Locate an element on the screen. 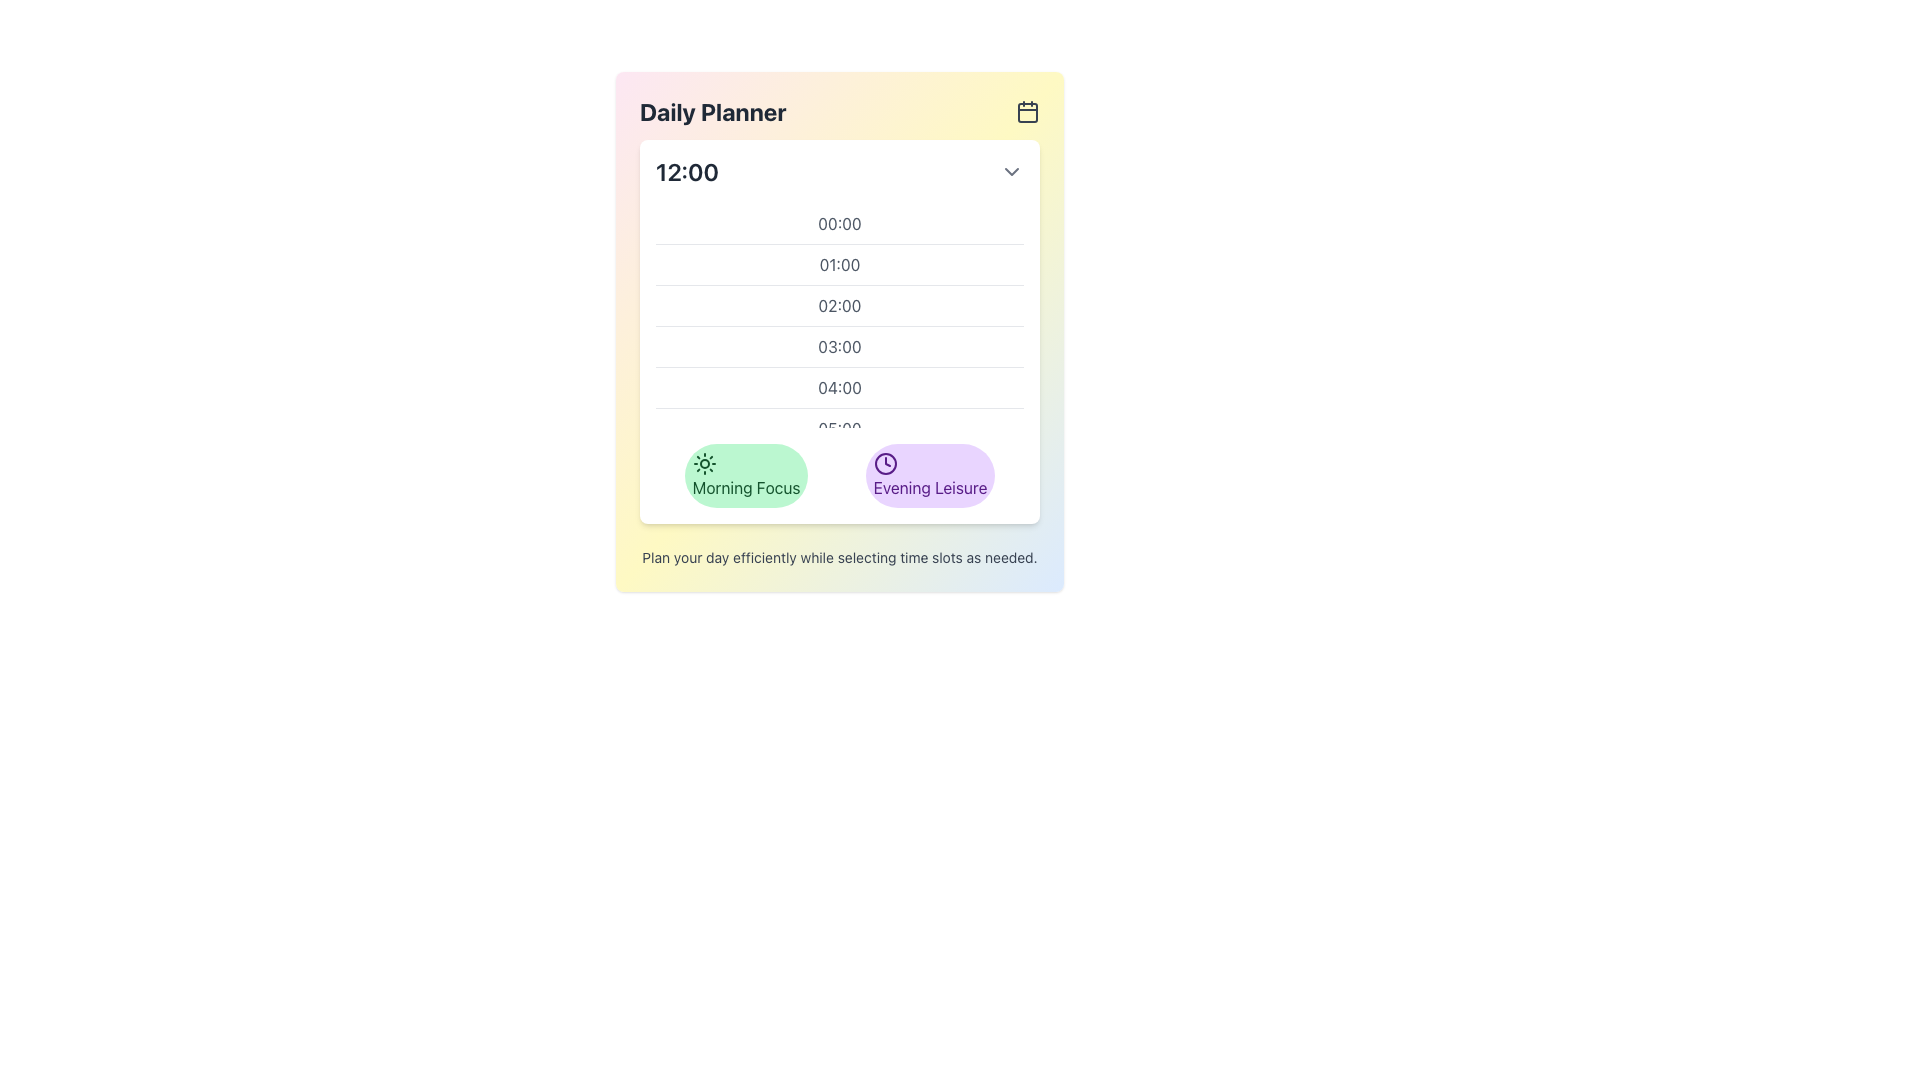  the sun icon located to the left of the 'Morning Focus' text within the button in the 'Daily Planner' section is located at coordinates (704, 463).